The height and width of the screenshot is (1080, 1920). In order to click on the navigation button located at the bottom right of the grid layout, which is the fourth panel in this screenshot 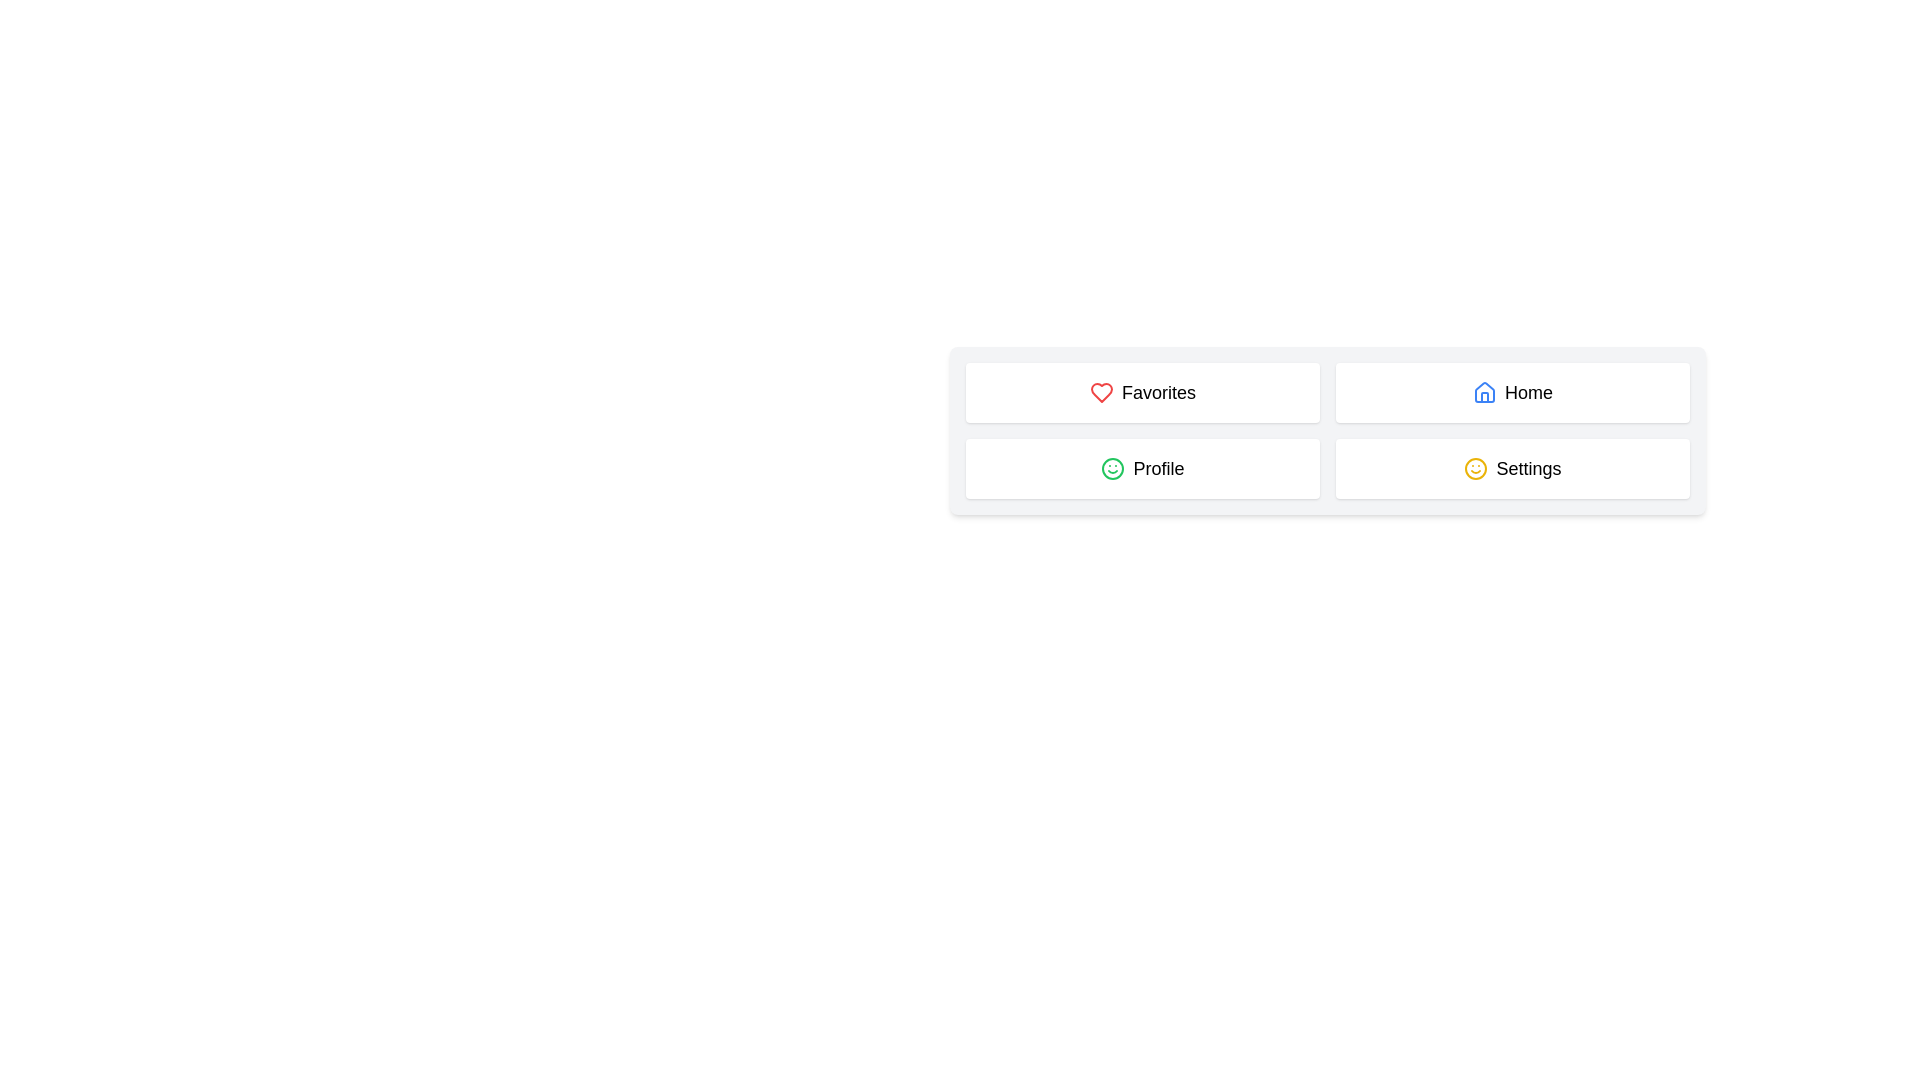, I will do `click(1512, 469)`.